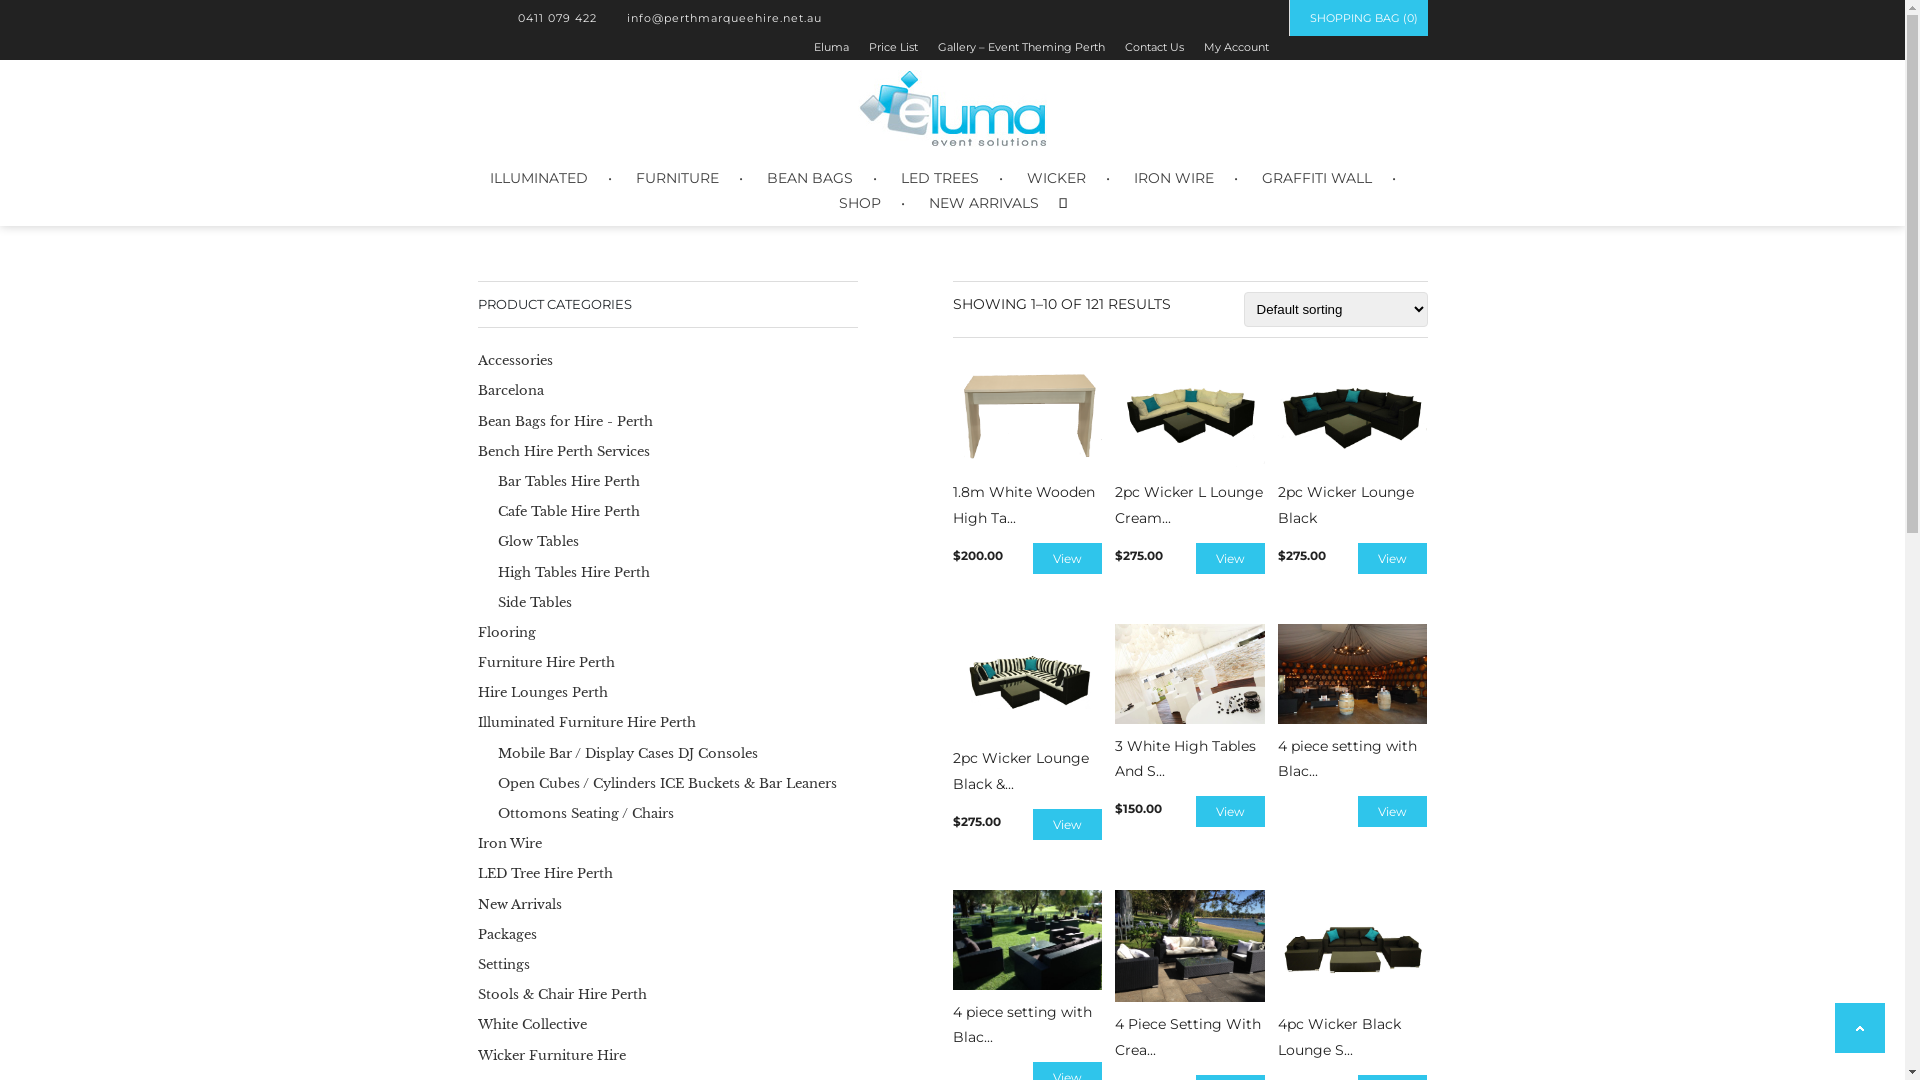 This screenshot has width=1920, height=1080. I want to click on 'WICKER', so click(1054, 177).